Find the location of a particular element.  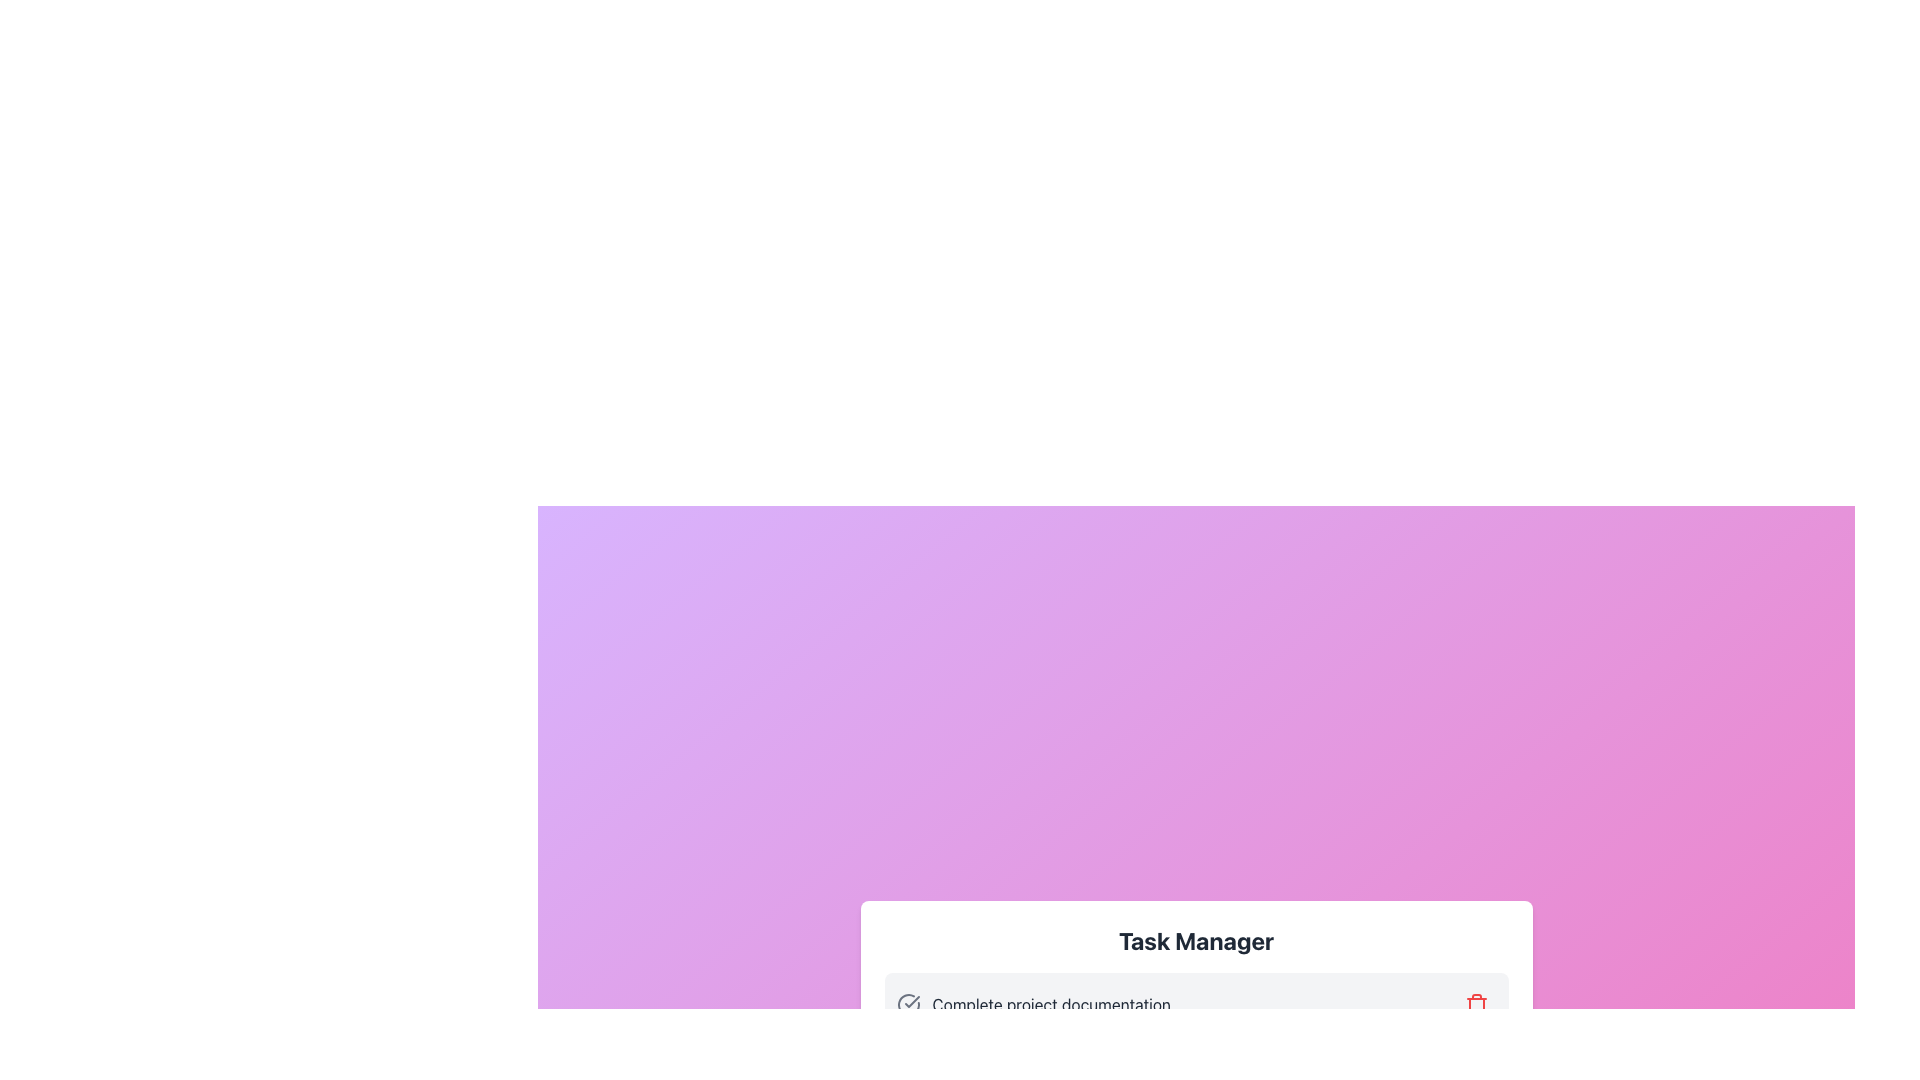

the delete button located at the end of a task item row in the task manager interface is located at coordinates (1476, 1005).